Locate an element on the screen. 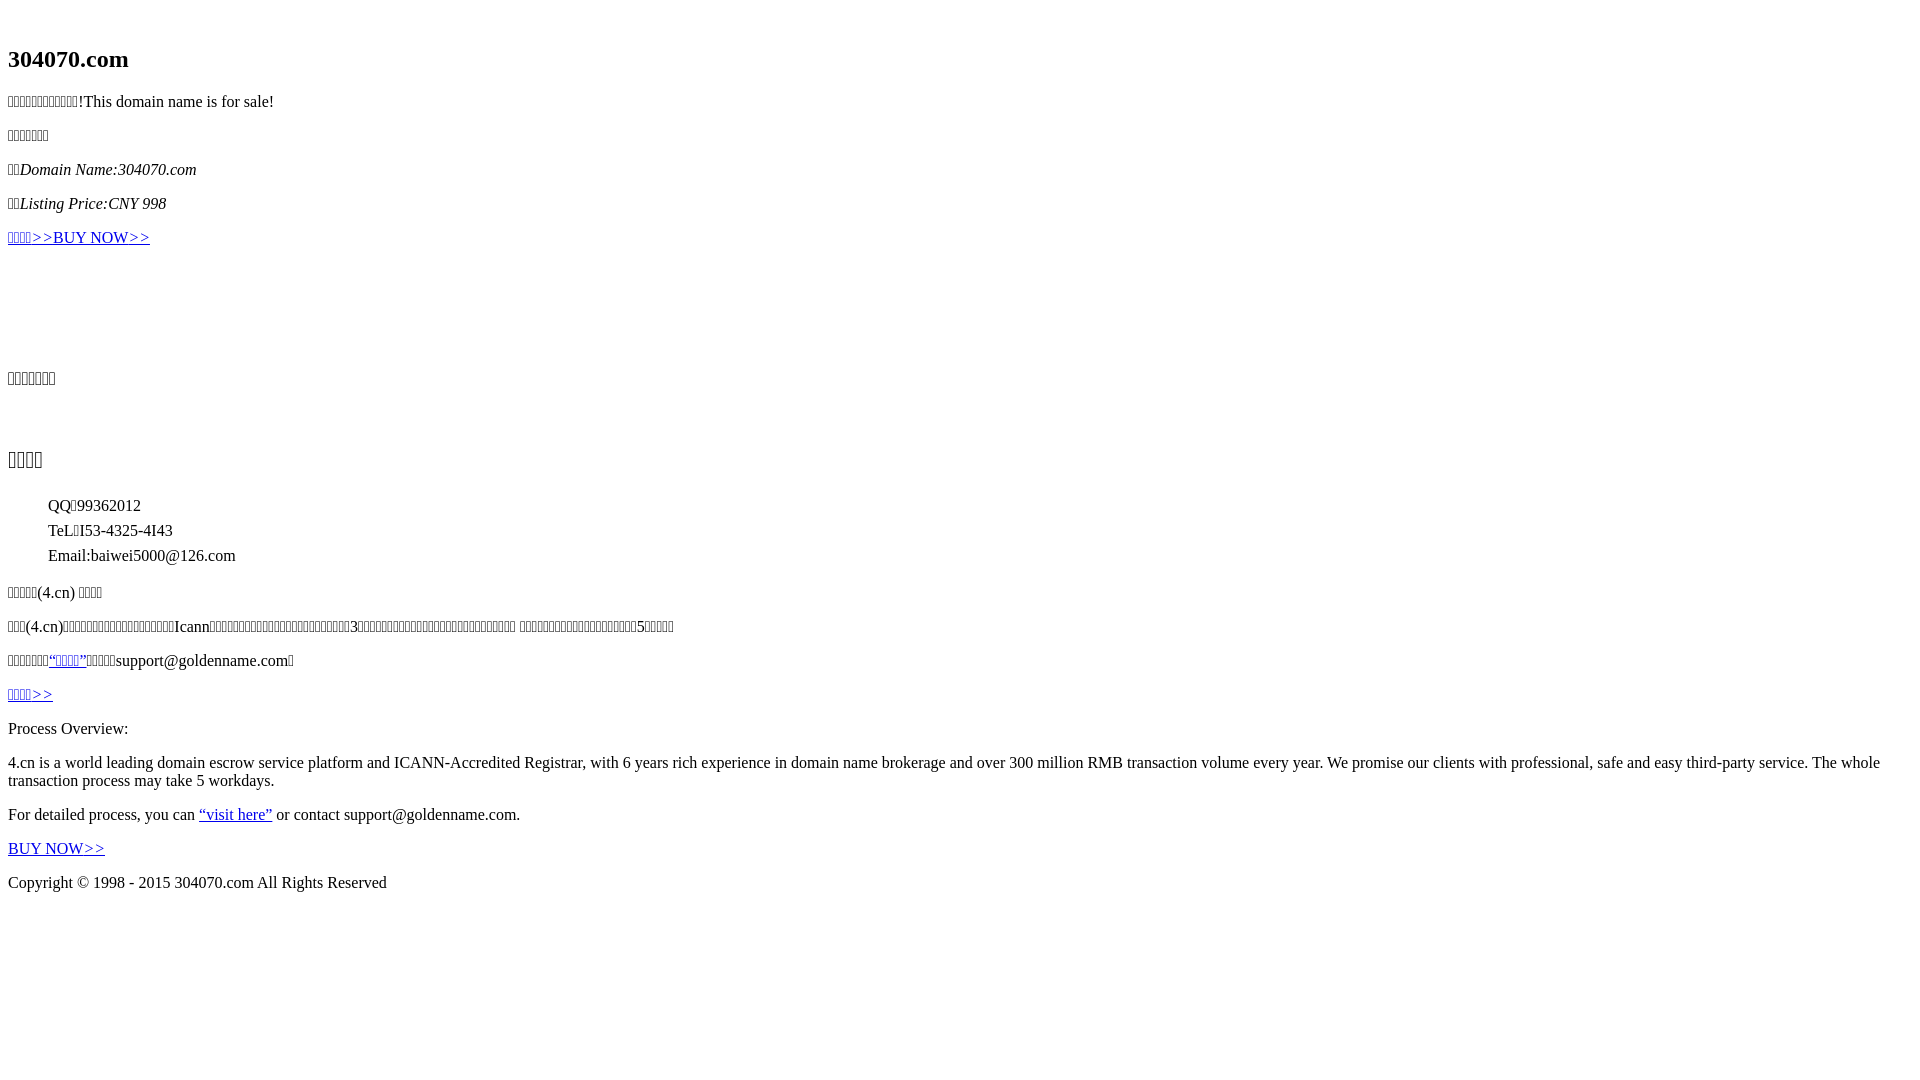  'BUY NOW>>' is located at coordinates (100, 237).